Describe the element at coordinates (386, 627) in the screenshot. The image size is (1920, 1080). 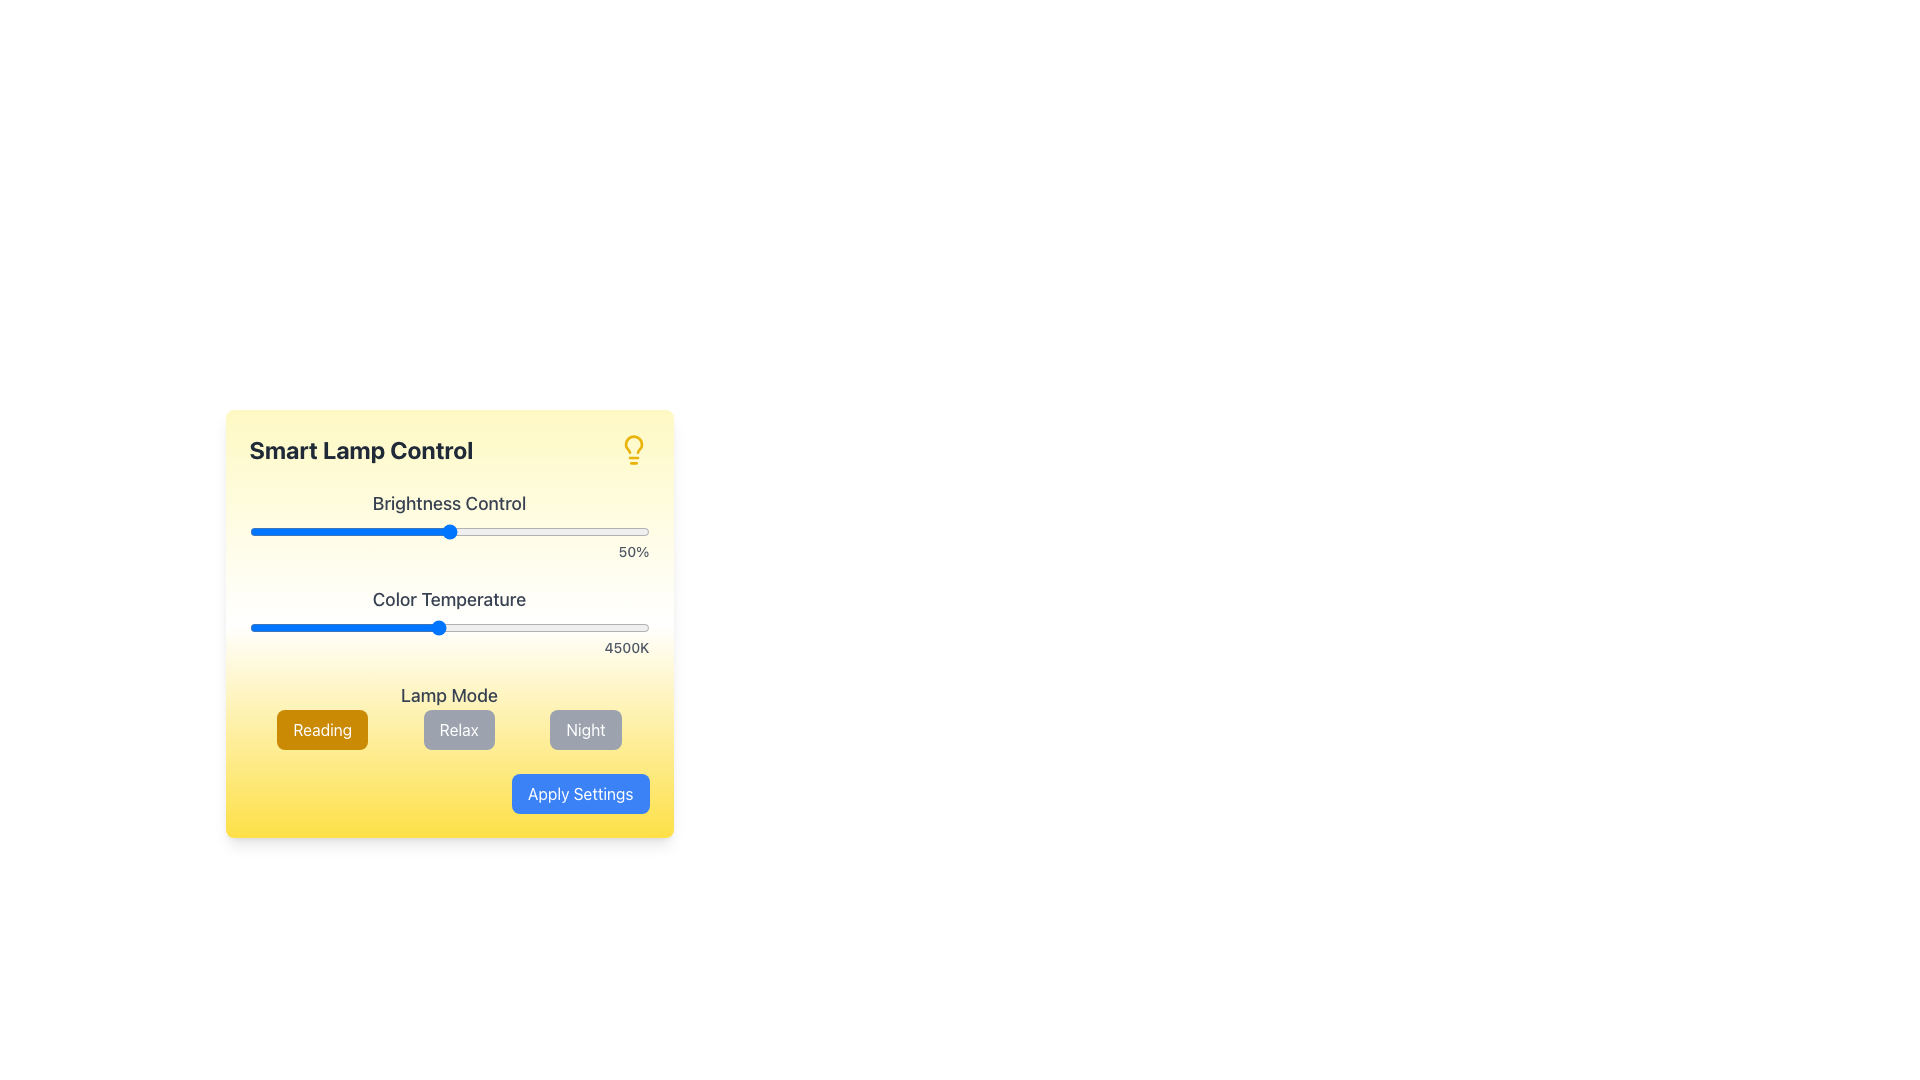
I see `the color temperature` at that location.